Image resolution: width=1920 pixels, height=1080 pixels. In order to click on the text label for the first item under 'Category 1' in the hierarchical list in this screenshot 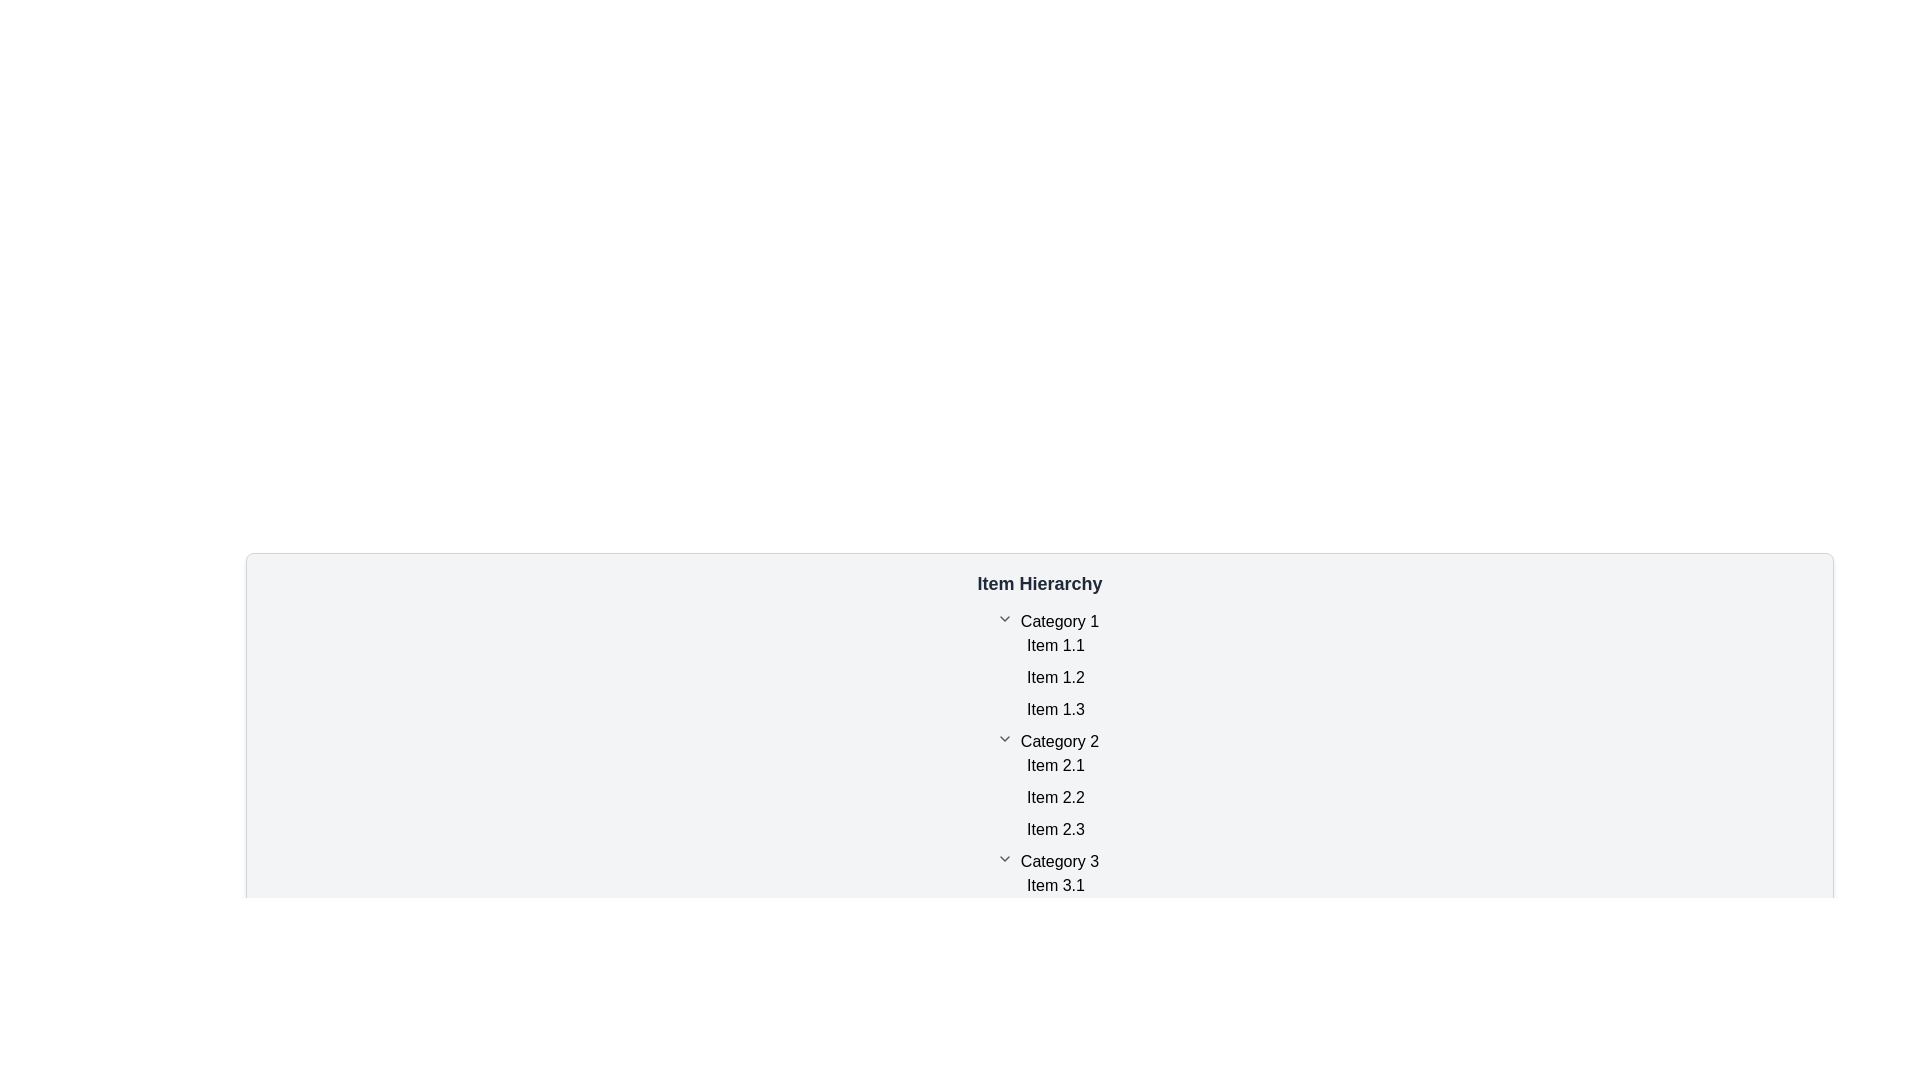, I will do `click(1055, 644)`.